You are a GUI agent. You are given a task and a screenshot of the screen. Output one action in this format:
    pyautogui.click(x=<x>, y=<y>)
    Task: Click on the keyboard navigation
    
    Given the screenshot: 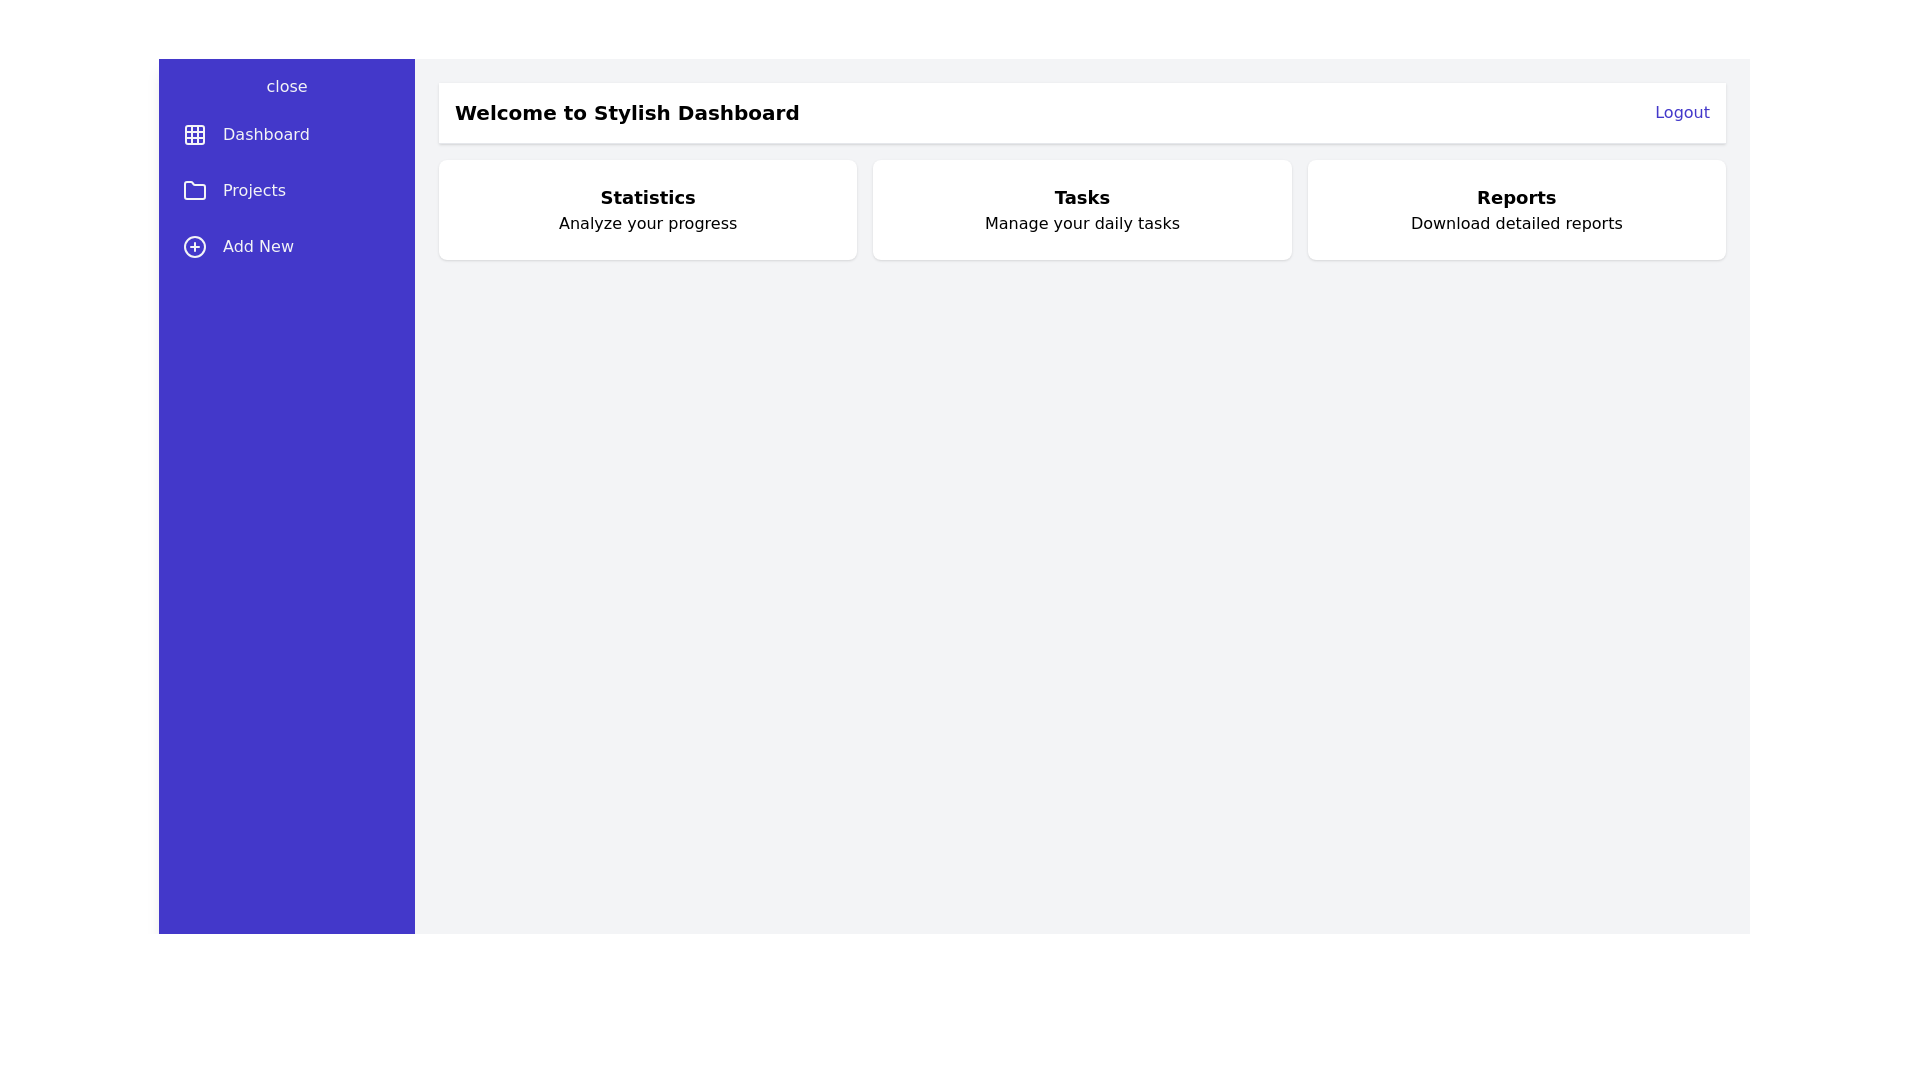 What is the action you would take?
    pyautogui.click(x=286, y=86)
    